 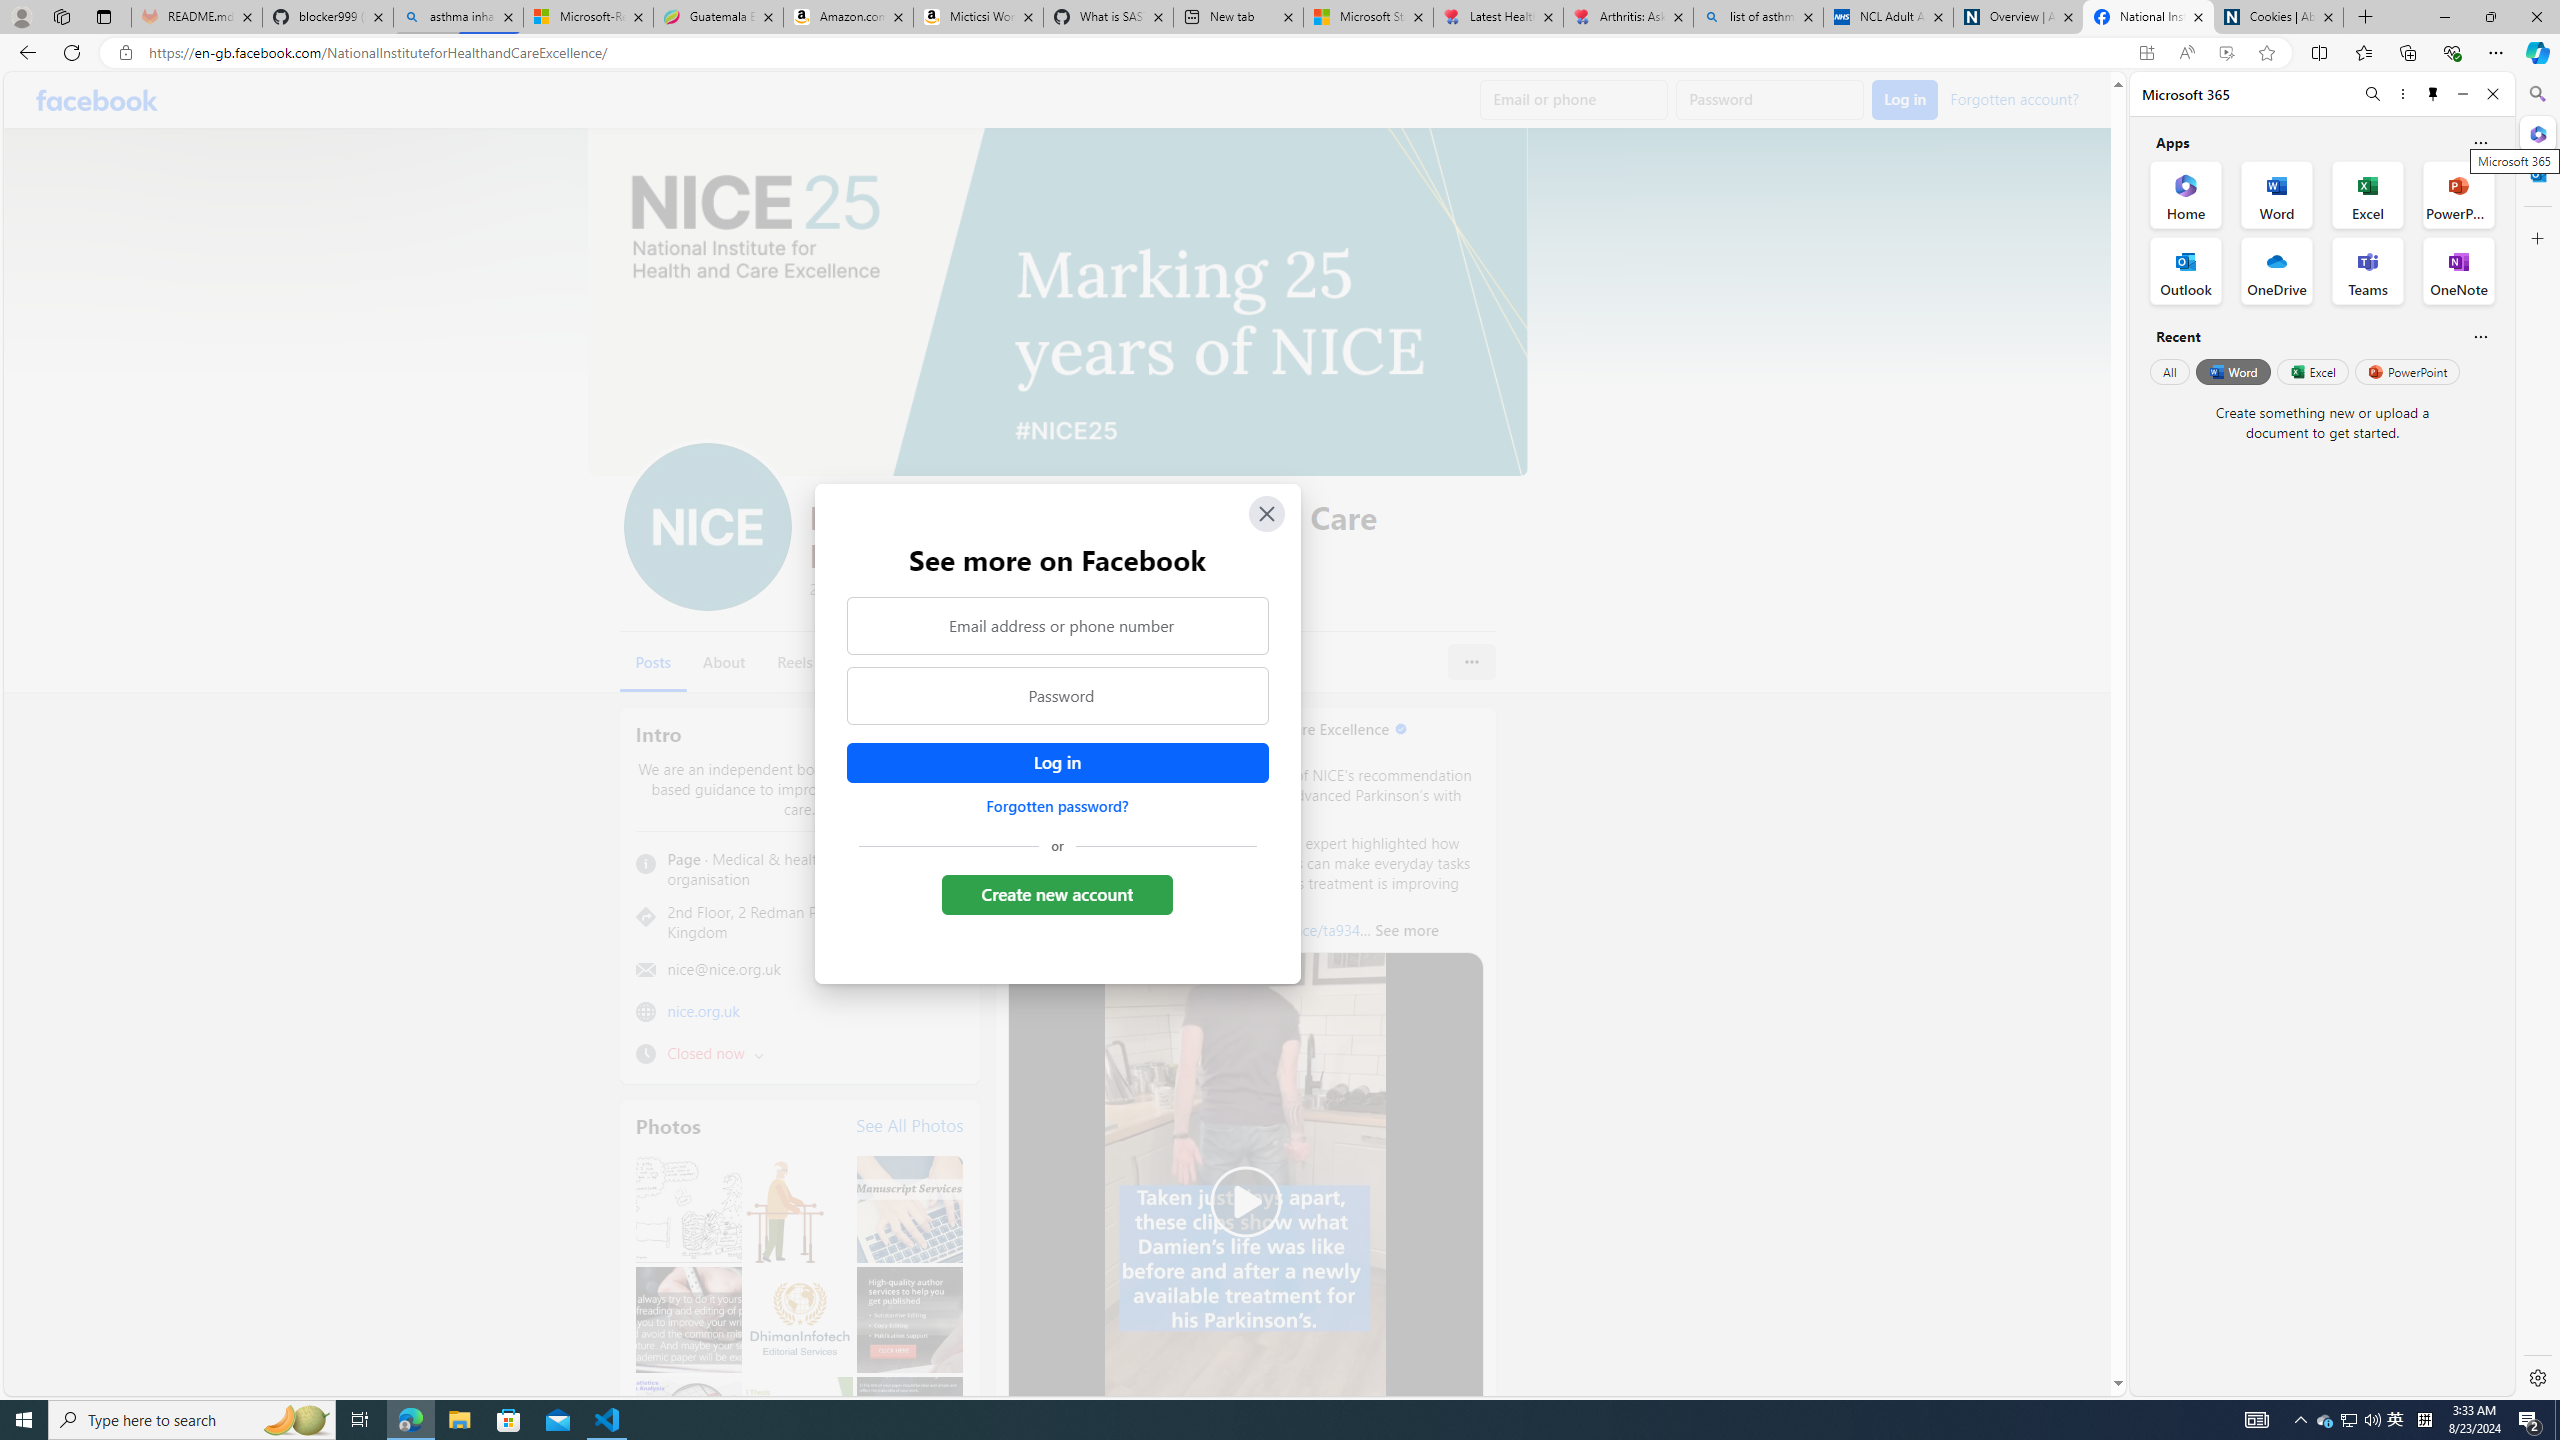 I want to click on 'PowerPoint', so click(x=2406, y=371).